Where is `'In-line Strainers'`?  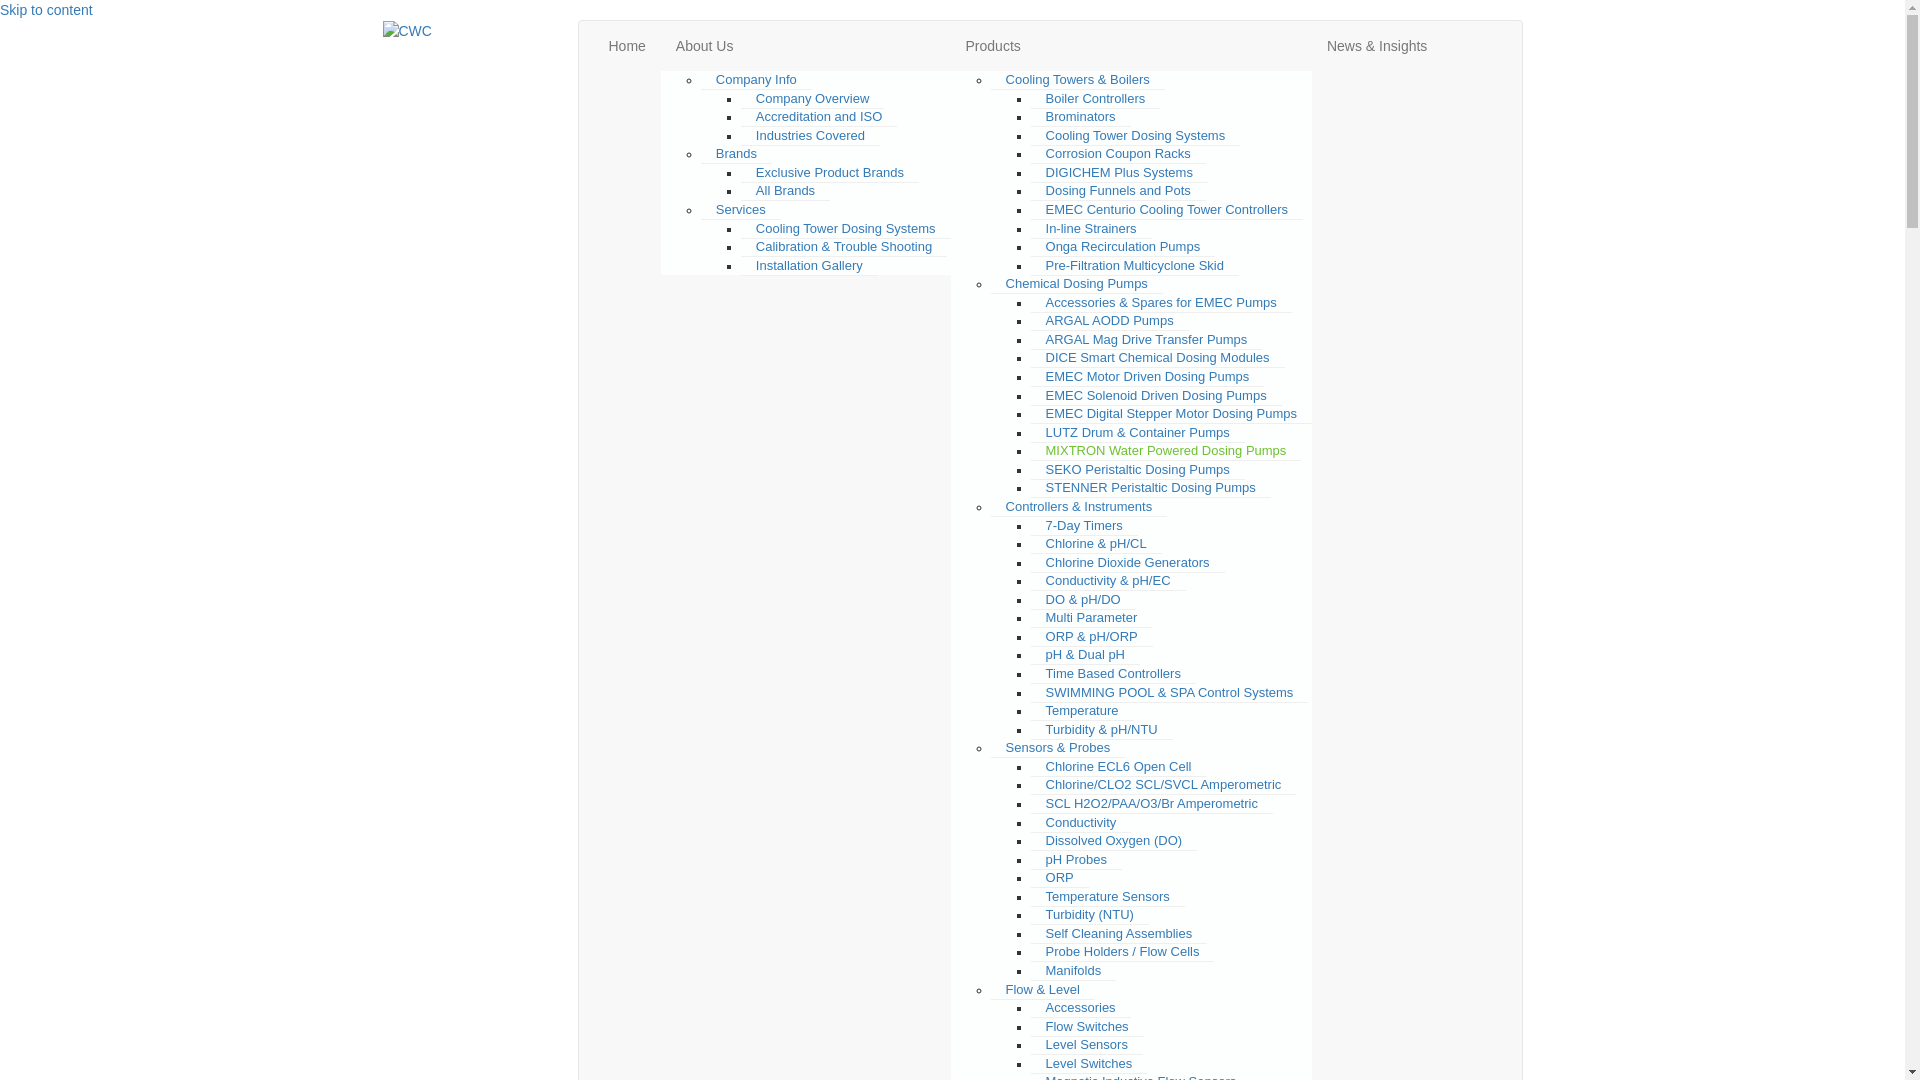
'In-line Strainers' is located at coordinates (1031, 226).